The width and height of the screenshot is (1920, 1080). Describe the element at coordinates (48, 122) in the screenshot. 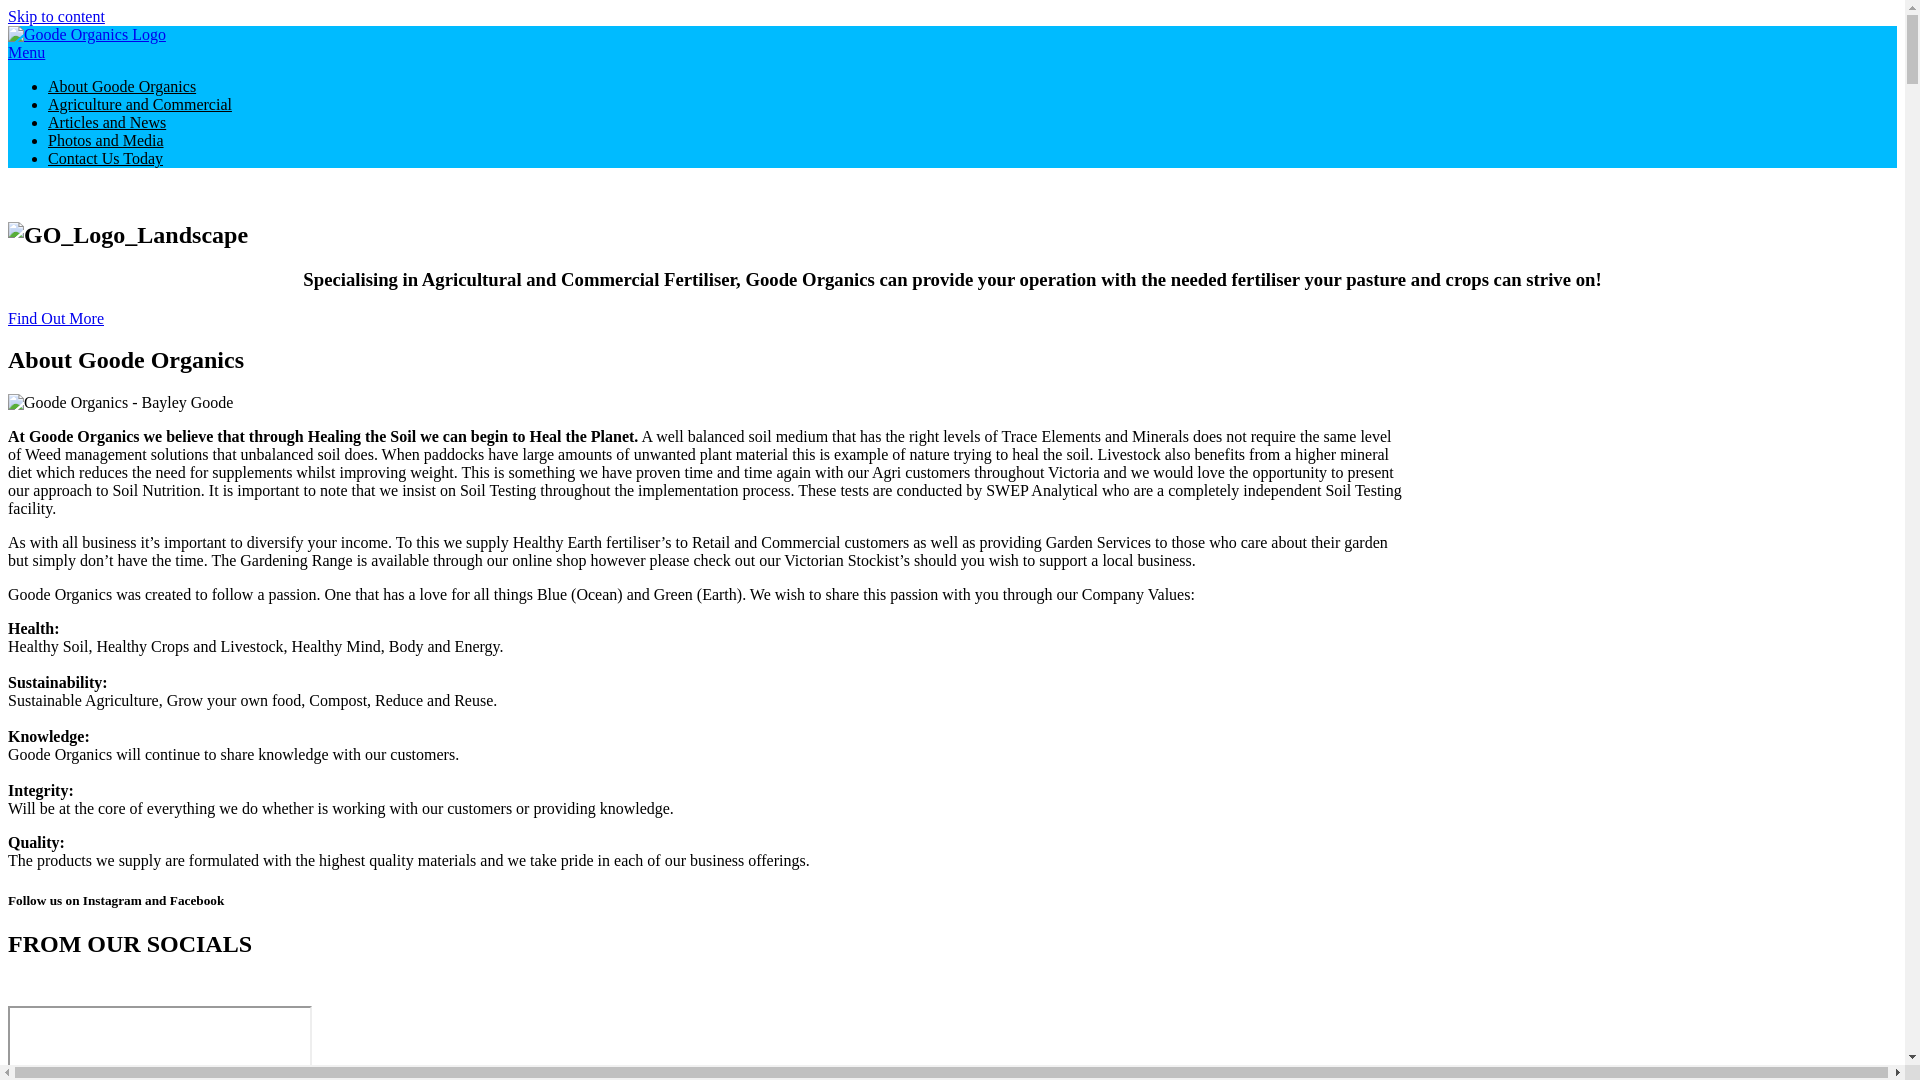

I see `'Articles and News'` at that location.